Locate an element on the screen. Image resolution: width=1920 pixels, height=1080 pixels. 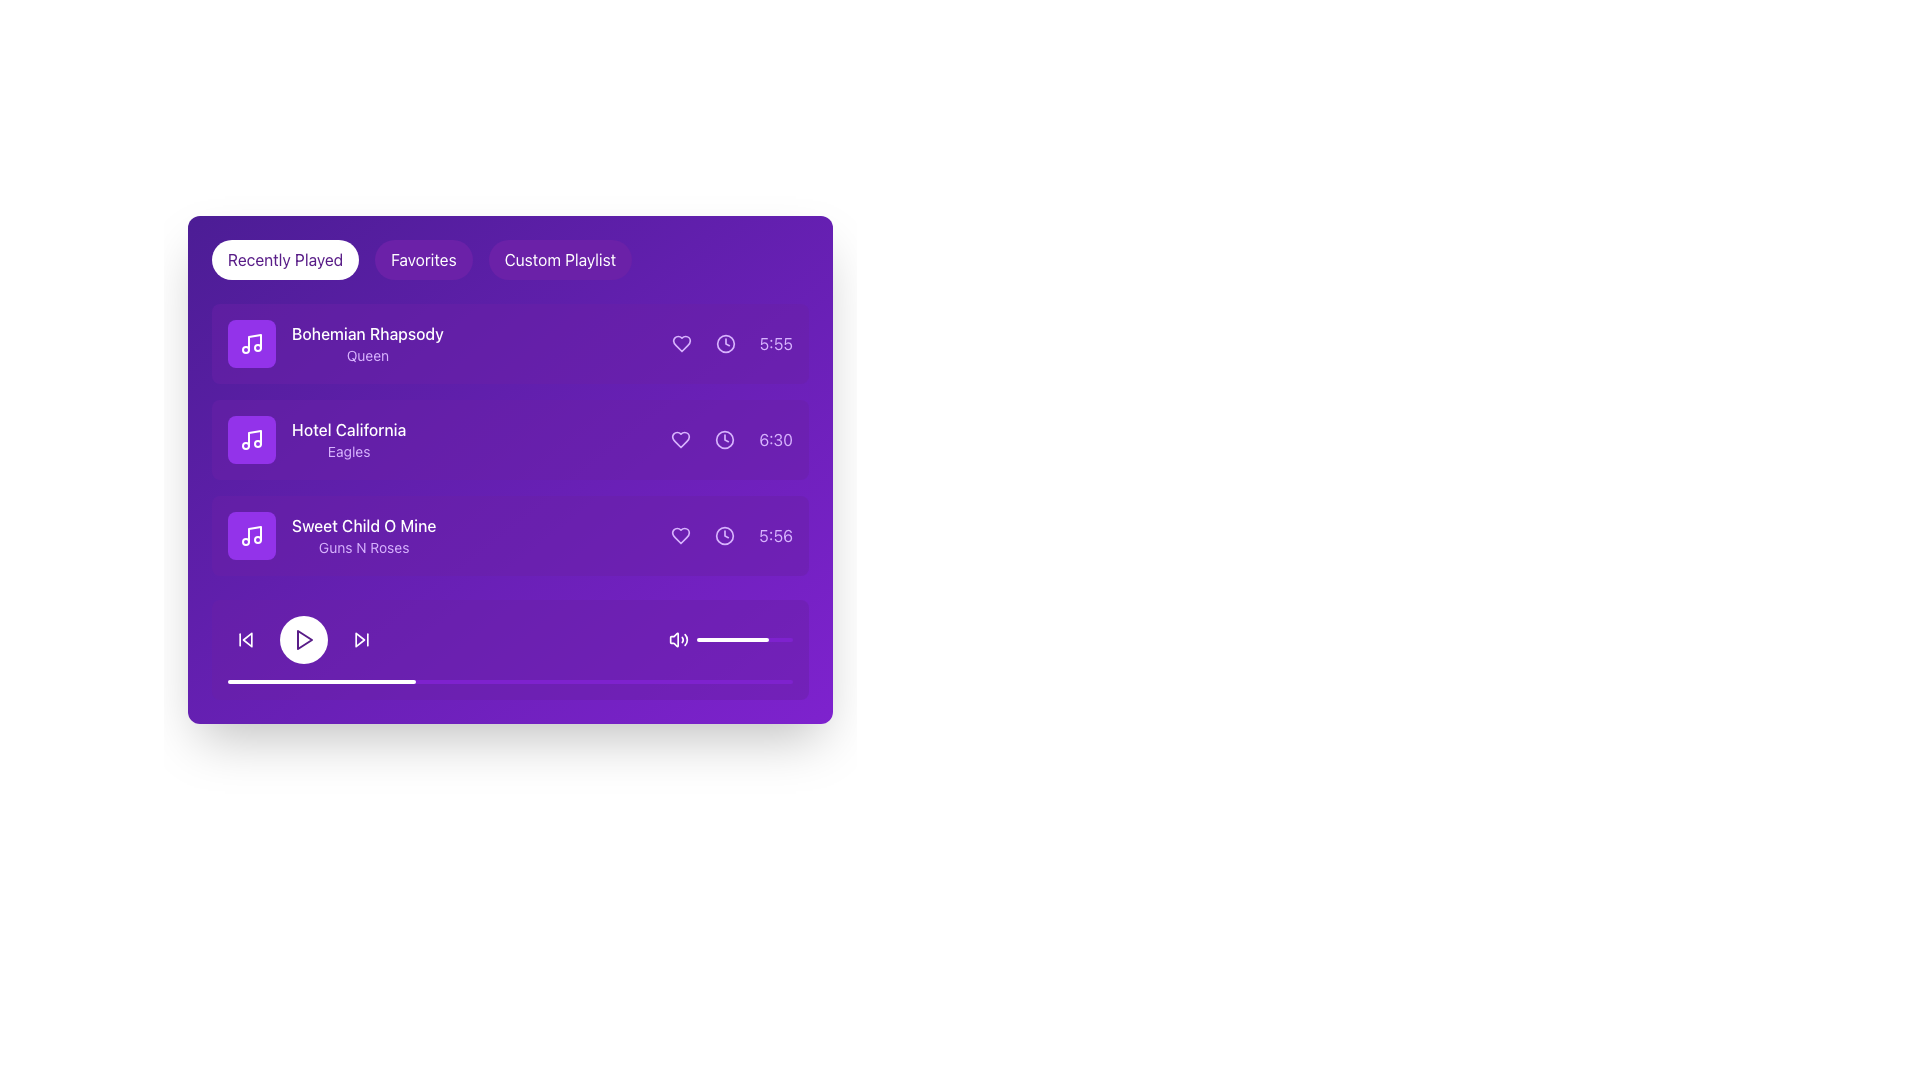
the heart icon located in the first row, to the left of the clock icon, to change its color is located at coordinates (681, 342).